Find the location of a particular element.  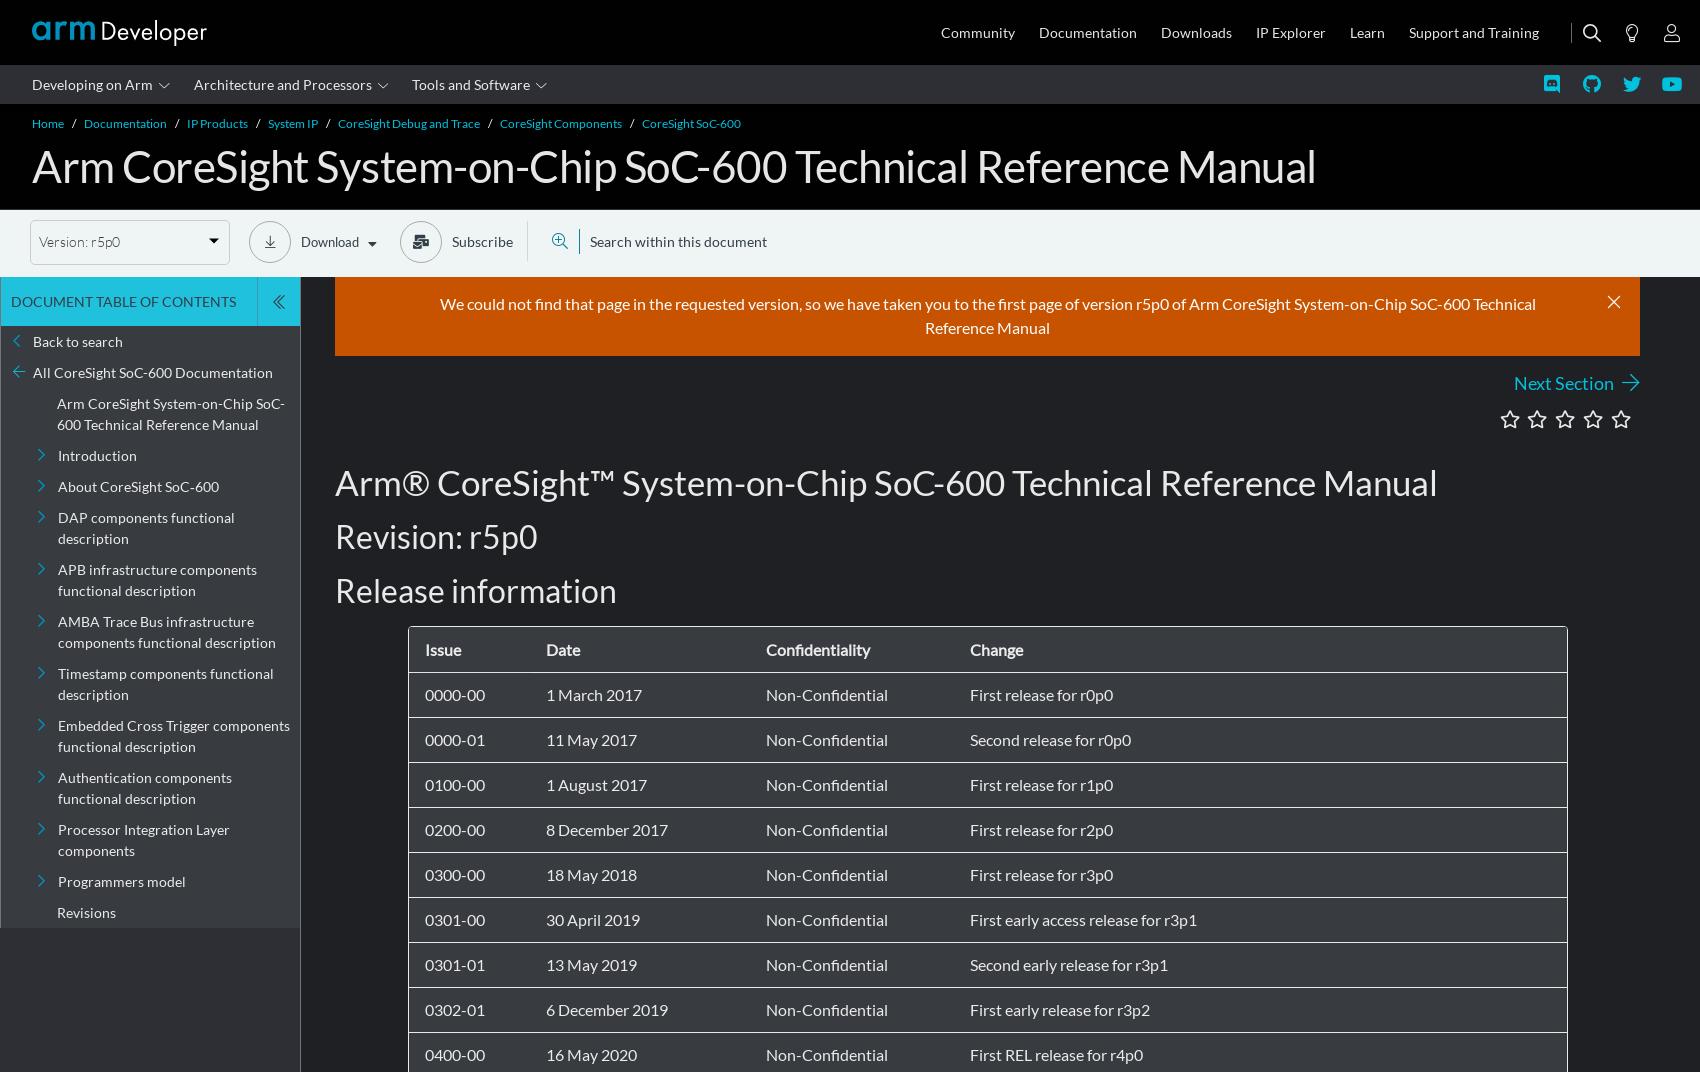

'Date' is located at coordinates (544, 648).